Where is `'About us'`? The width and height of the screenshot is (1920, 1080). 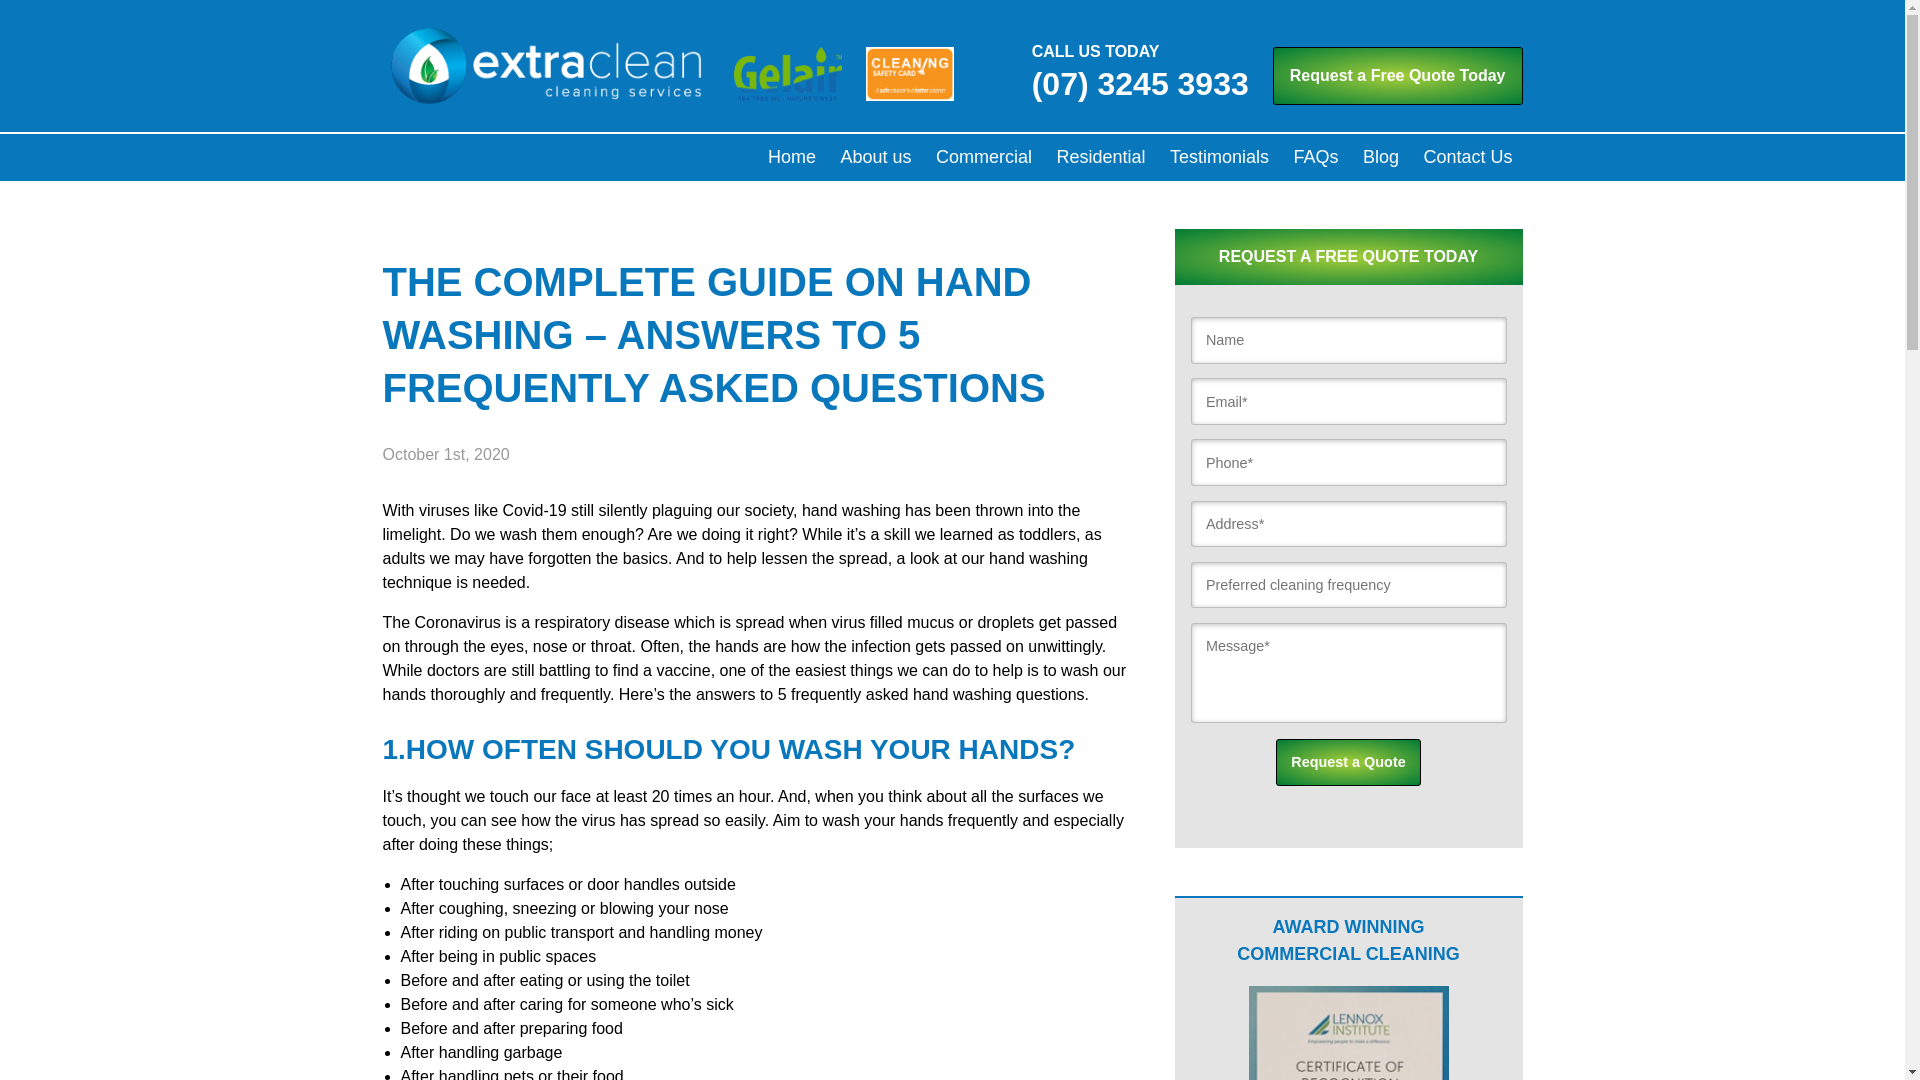
'About us' is located at coordinates (875, 156).